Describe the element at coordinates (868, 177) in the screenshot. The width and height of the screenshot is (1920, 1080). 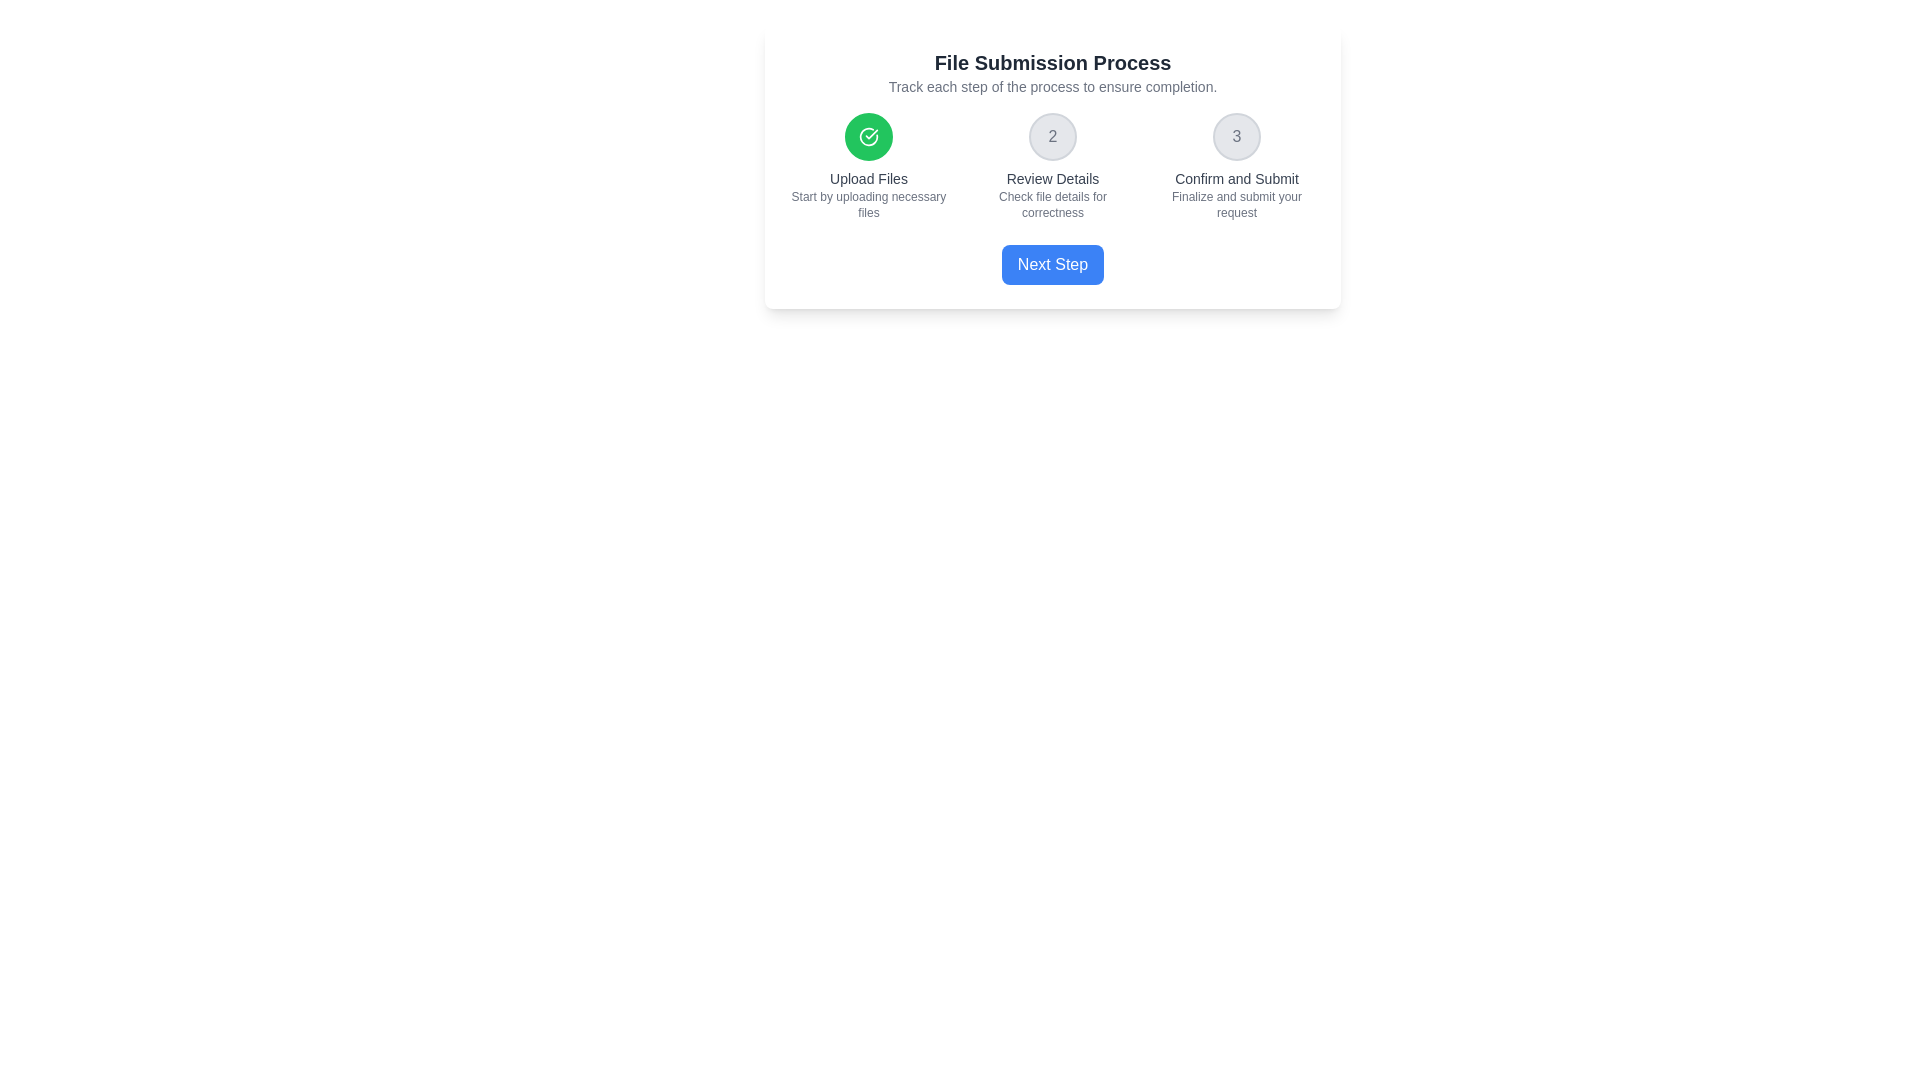
I see `the text label for the first step in the file submission process, which is located below a circular checkmark icon and above the smaller text 'Start by uploading necessary files'` at that location.